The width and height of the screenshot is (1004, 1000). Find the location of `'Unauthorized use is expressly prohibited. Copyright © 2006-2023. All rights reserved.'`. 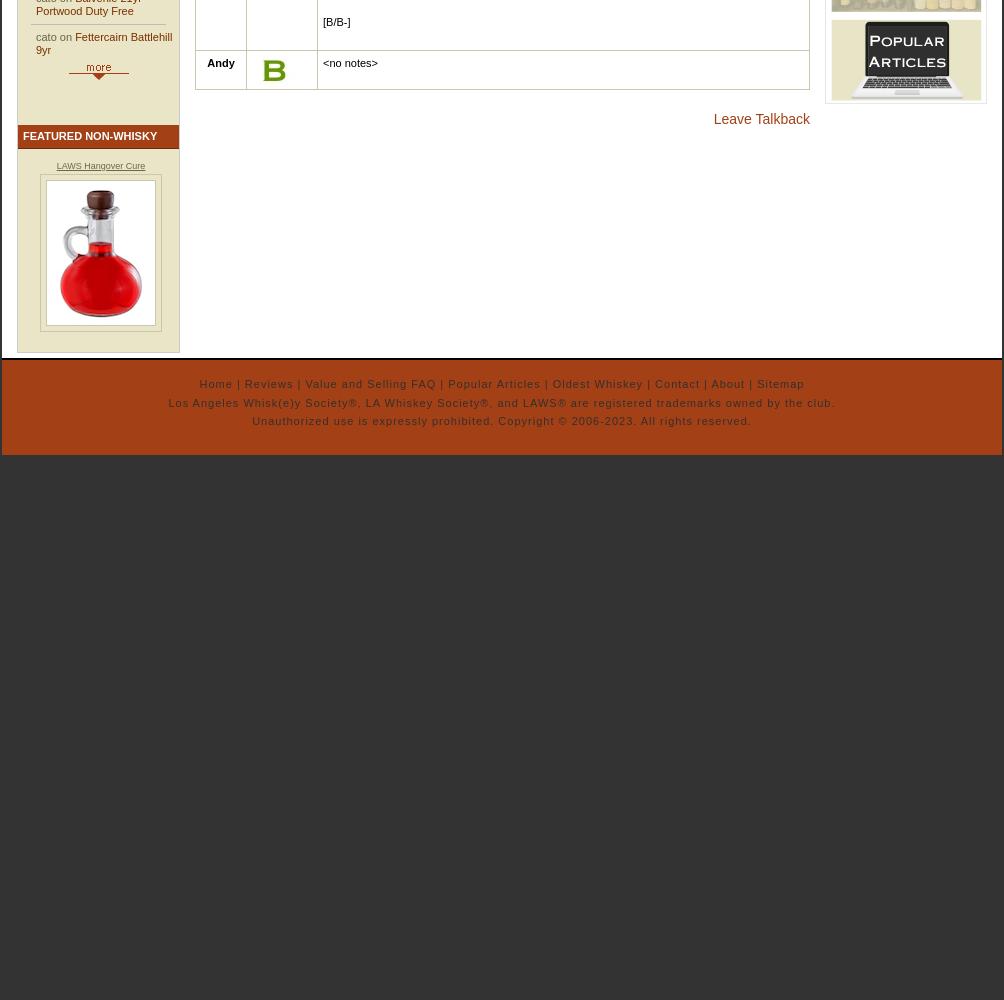

'Unauthorized use is expressly prohibited. Copyright © 2006-2023. All rights reserved.' is located at coordinates (500, 420).